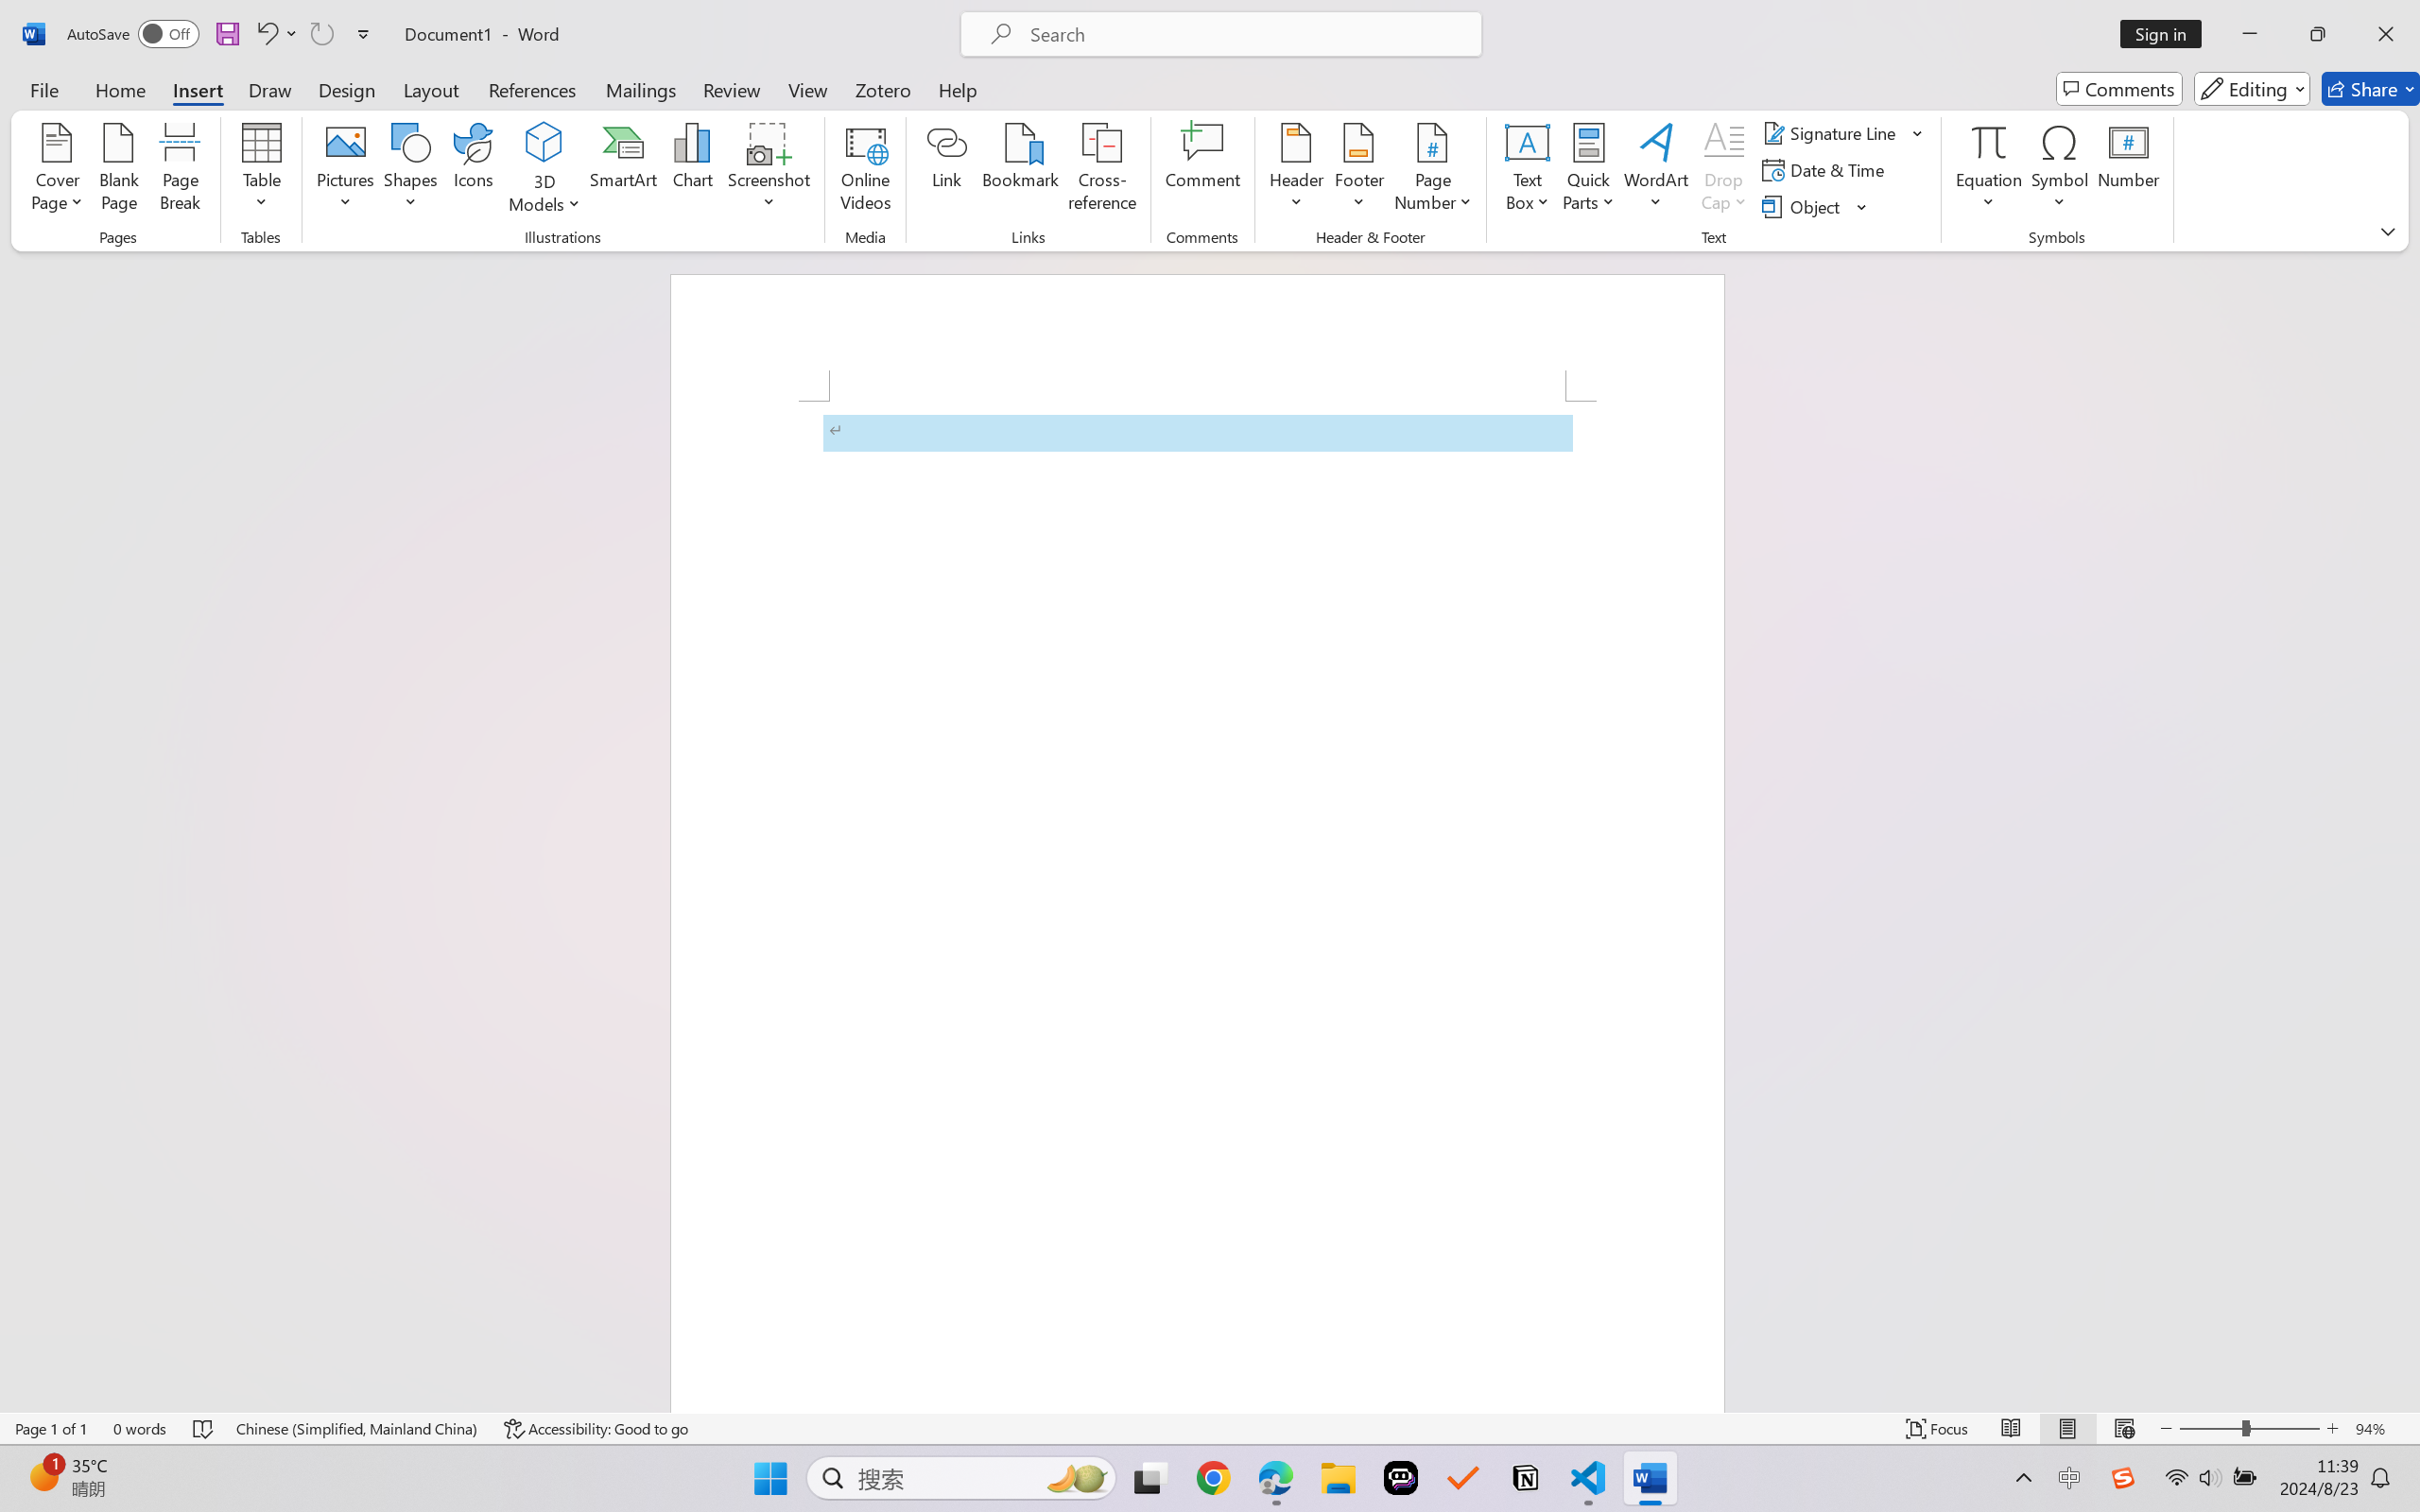 Image resolution: width=2420 pixels, height=1512 pixels. What do you see at coordinates (408, 170) in the screenshot?
I see `'Shapes'` at bounding box center [408, 170].